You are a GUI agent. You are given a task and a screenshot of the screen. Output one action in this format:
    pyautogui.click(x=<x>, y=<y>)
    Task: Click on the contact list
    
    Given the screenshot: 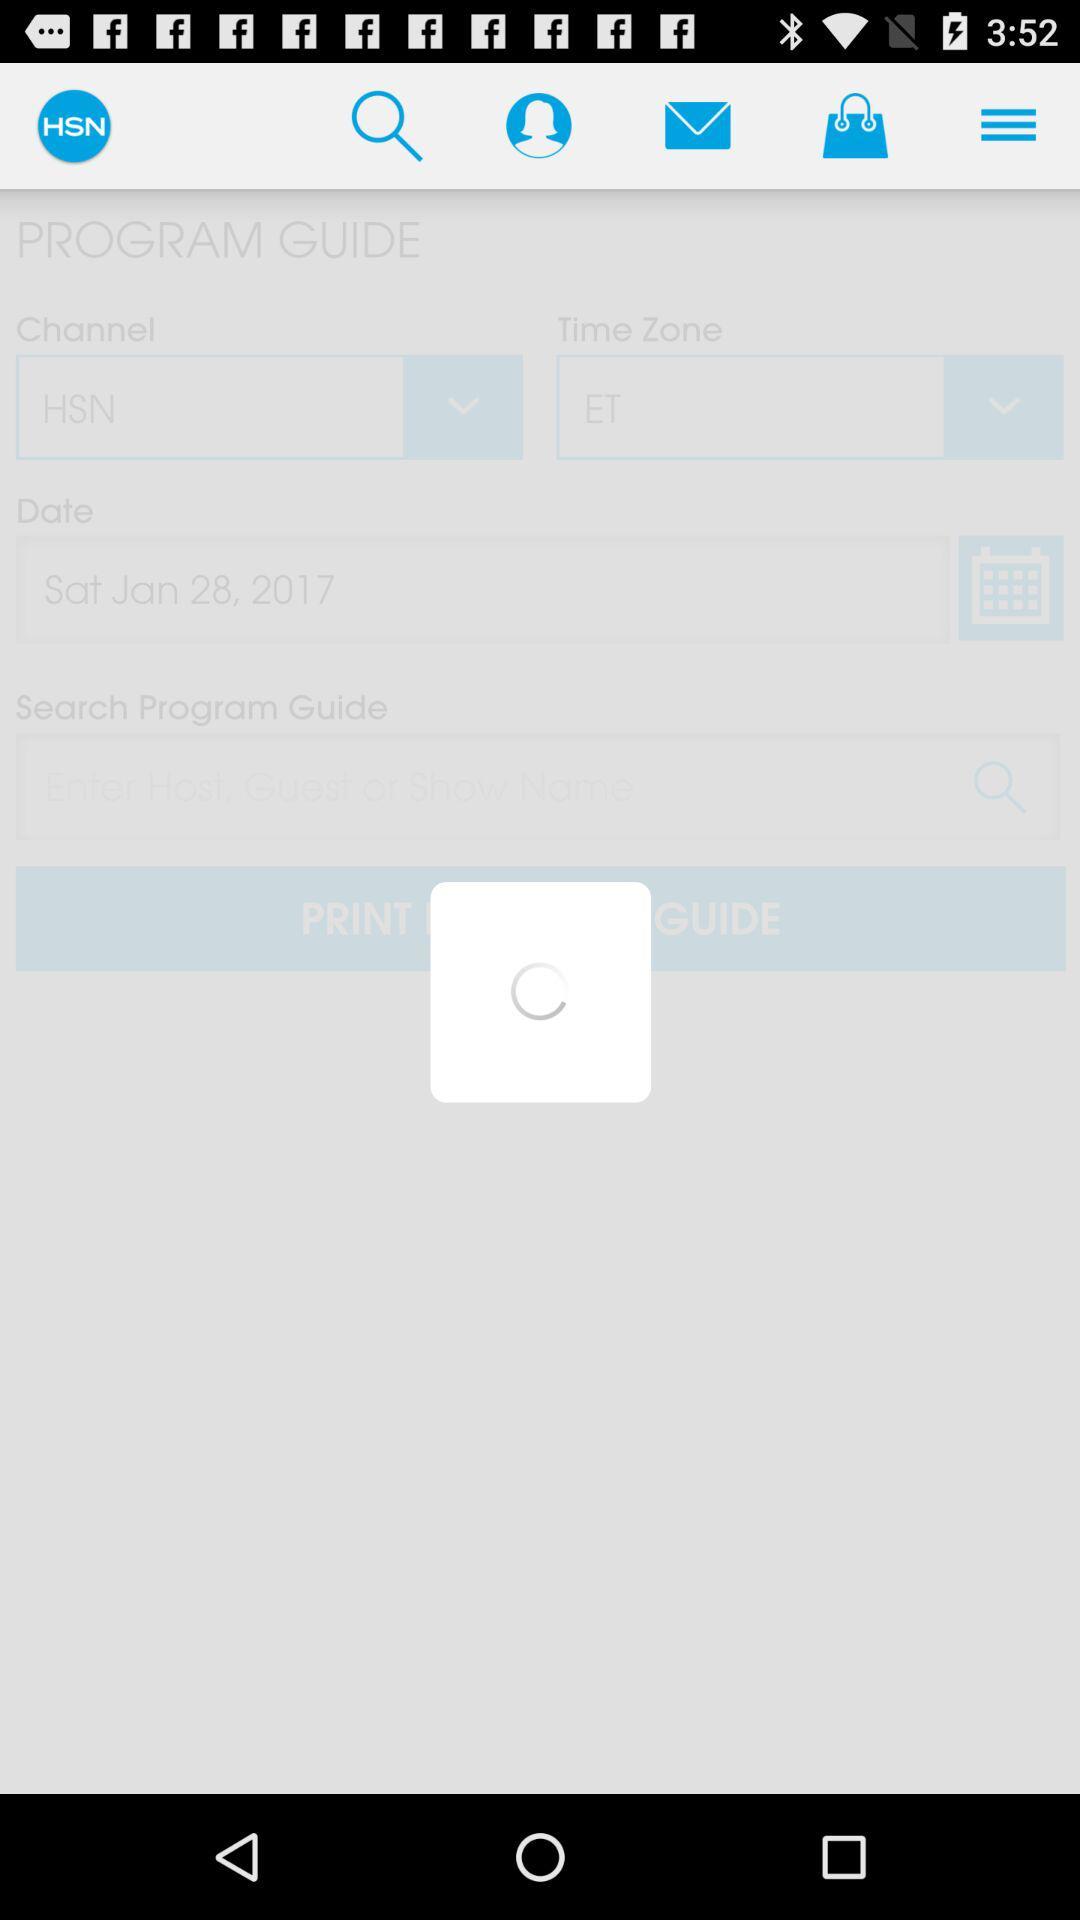 What is the action you would take?
    pyautogui.click(x=537, y=124)
    